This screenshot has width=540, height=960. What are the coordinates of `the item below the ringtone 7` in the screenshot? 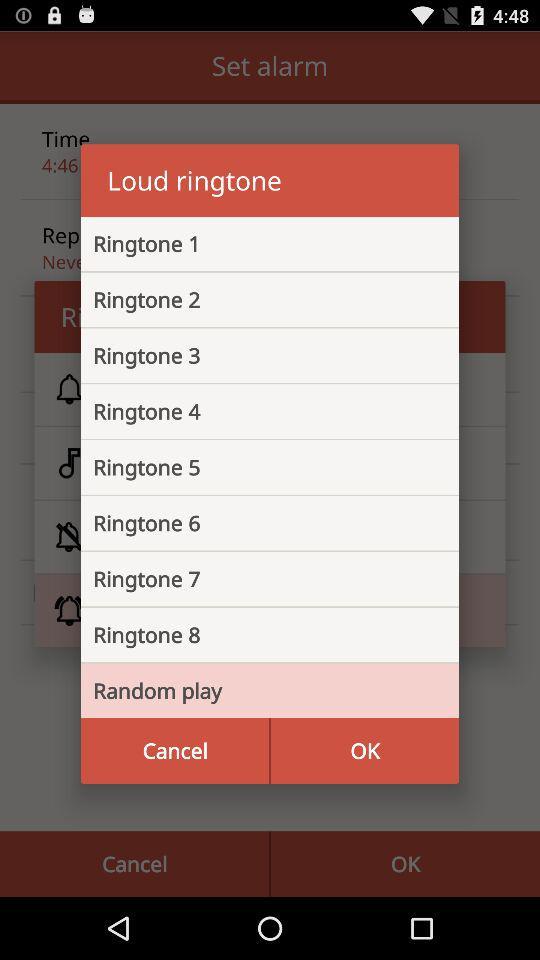 It's located at (254, 634).